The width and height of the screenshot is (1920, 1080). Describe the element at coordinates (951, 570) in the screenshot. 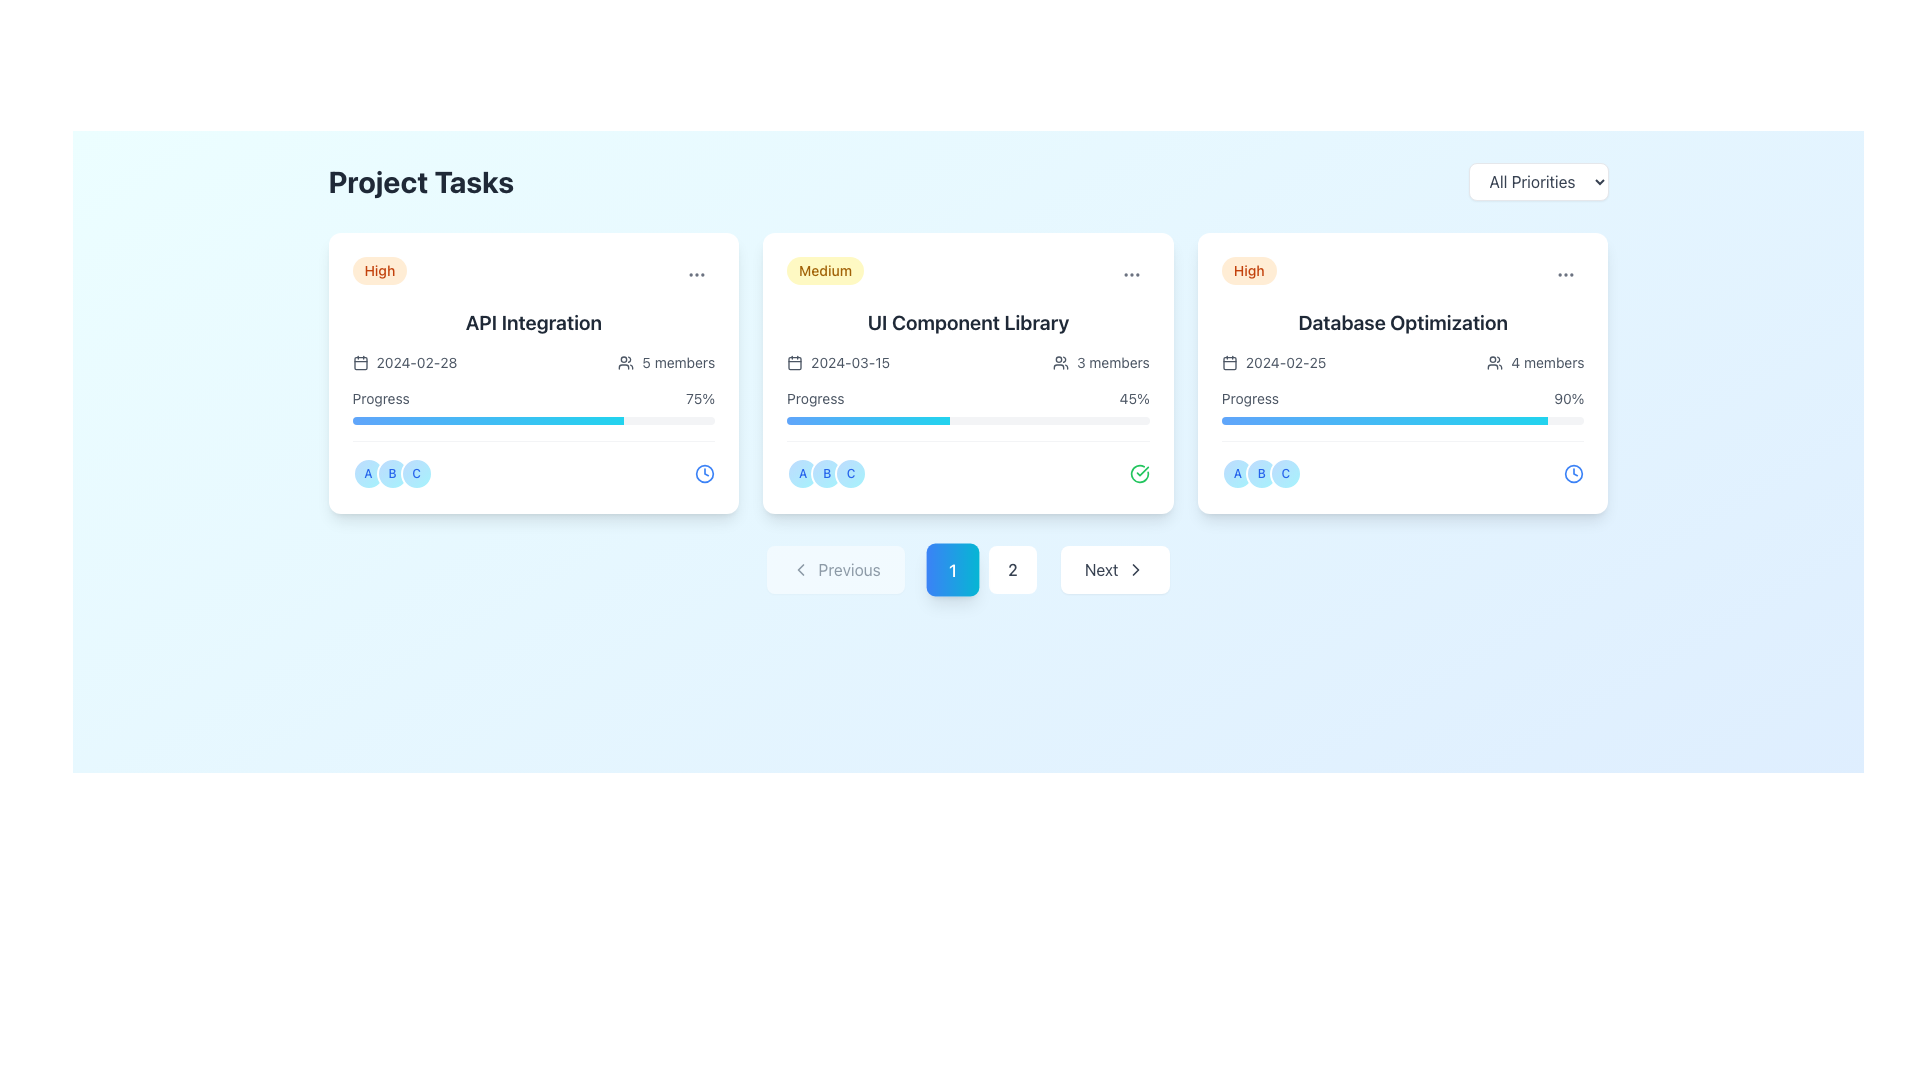

I see `the square button with rounded corners, a blue to cyan gradient background, and a white number '1' in the center` at that location.